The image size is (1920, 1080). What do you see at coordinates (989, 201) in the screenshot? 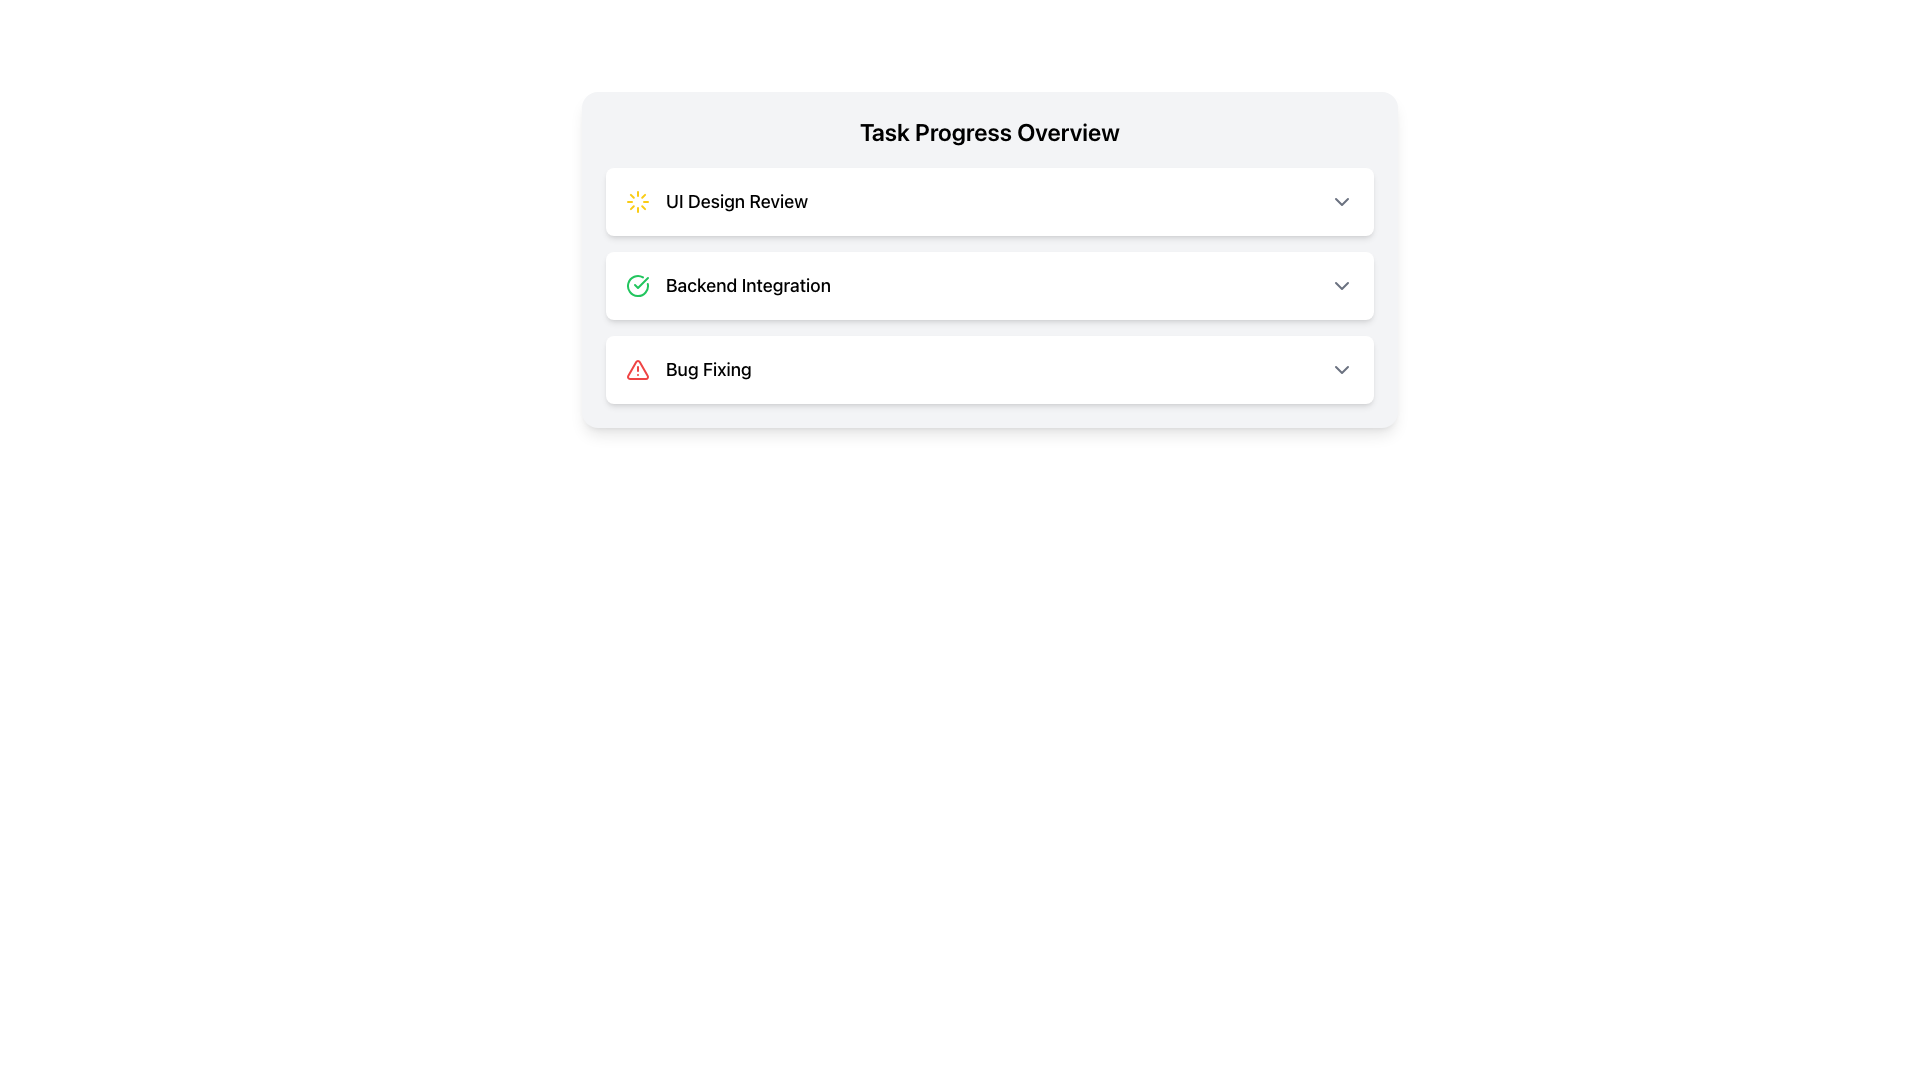
I see `the 'UI Design Review' task item` at bounding box center [989, 201].